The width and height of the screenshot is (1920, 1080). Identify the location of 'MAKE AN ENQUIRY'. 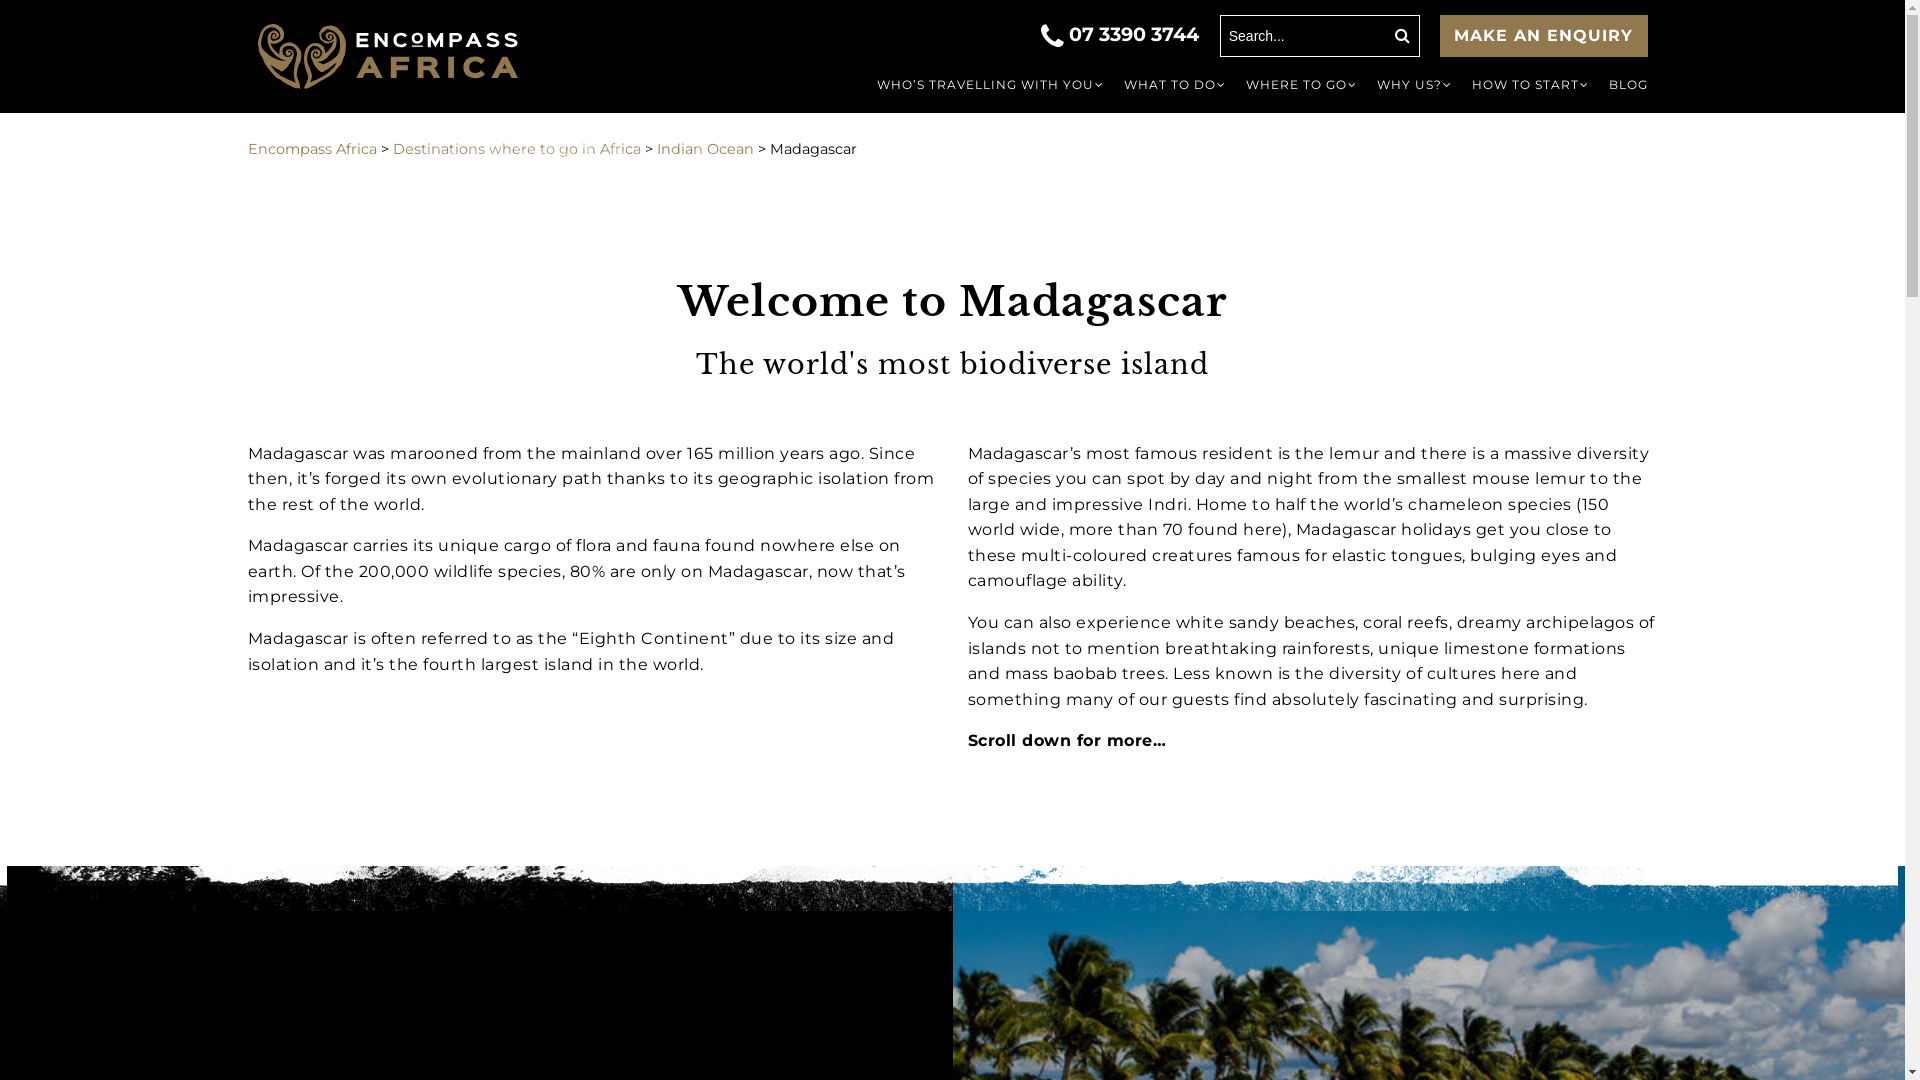
(1543, 35).